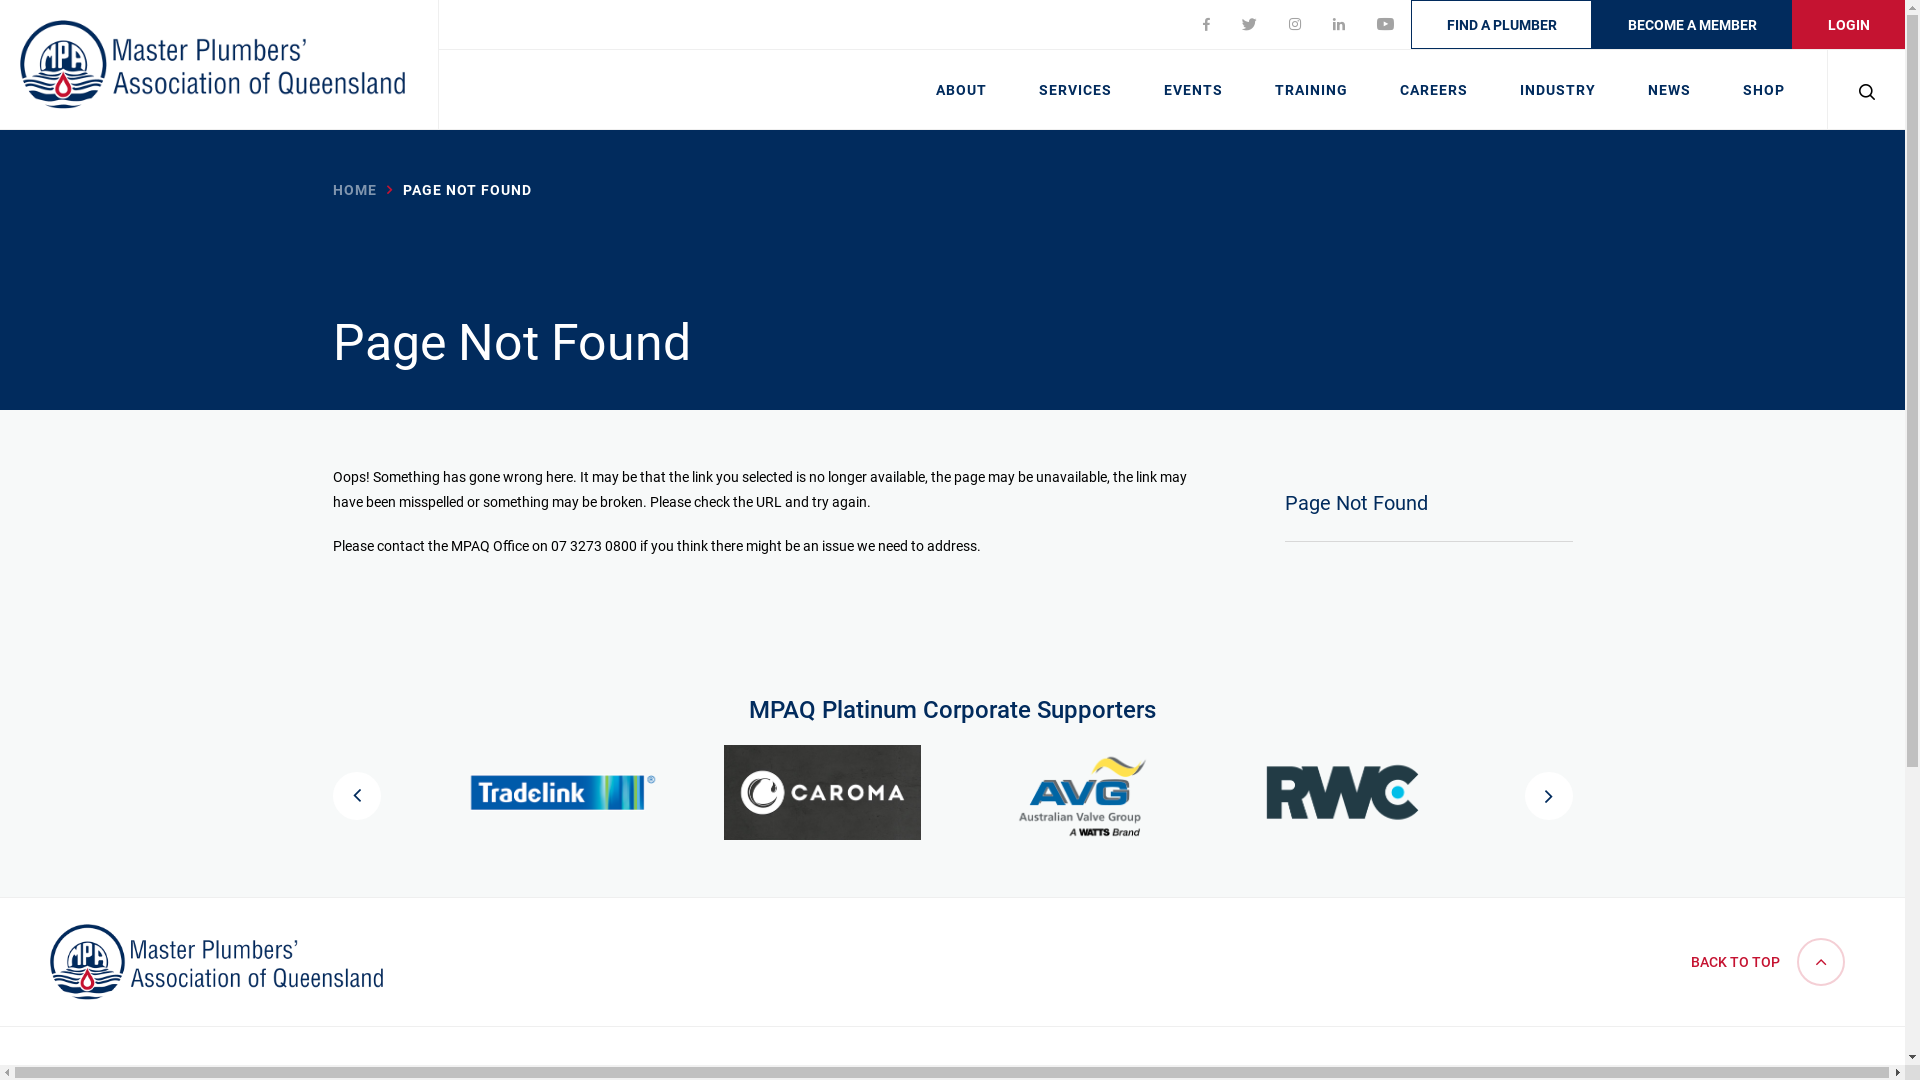  Describe the element at coordinates (1343, 791) in the screenshot. I see `'RWC - Platinum Corporate Supporter'` at that location.